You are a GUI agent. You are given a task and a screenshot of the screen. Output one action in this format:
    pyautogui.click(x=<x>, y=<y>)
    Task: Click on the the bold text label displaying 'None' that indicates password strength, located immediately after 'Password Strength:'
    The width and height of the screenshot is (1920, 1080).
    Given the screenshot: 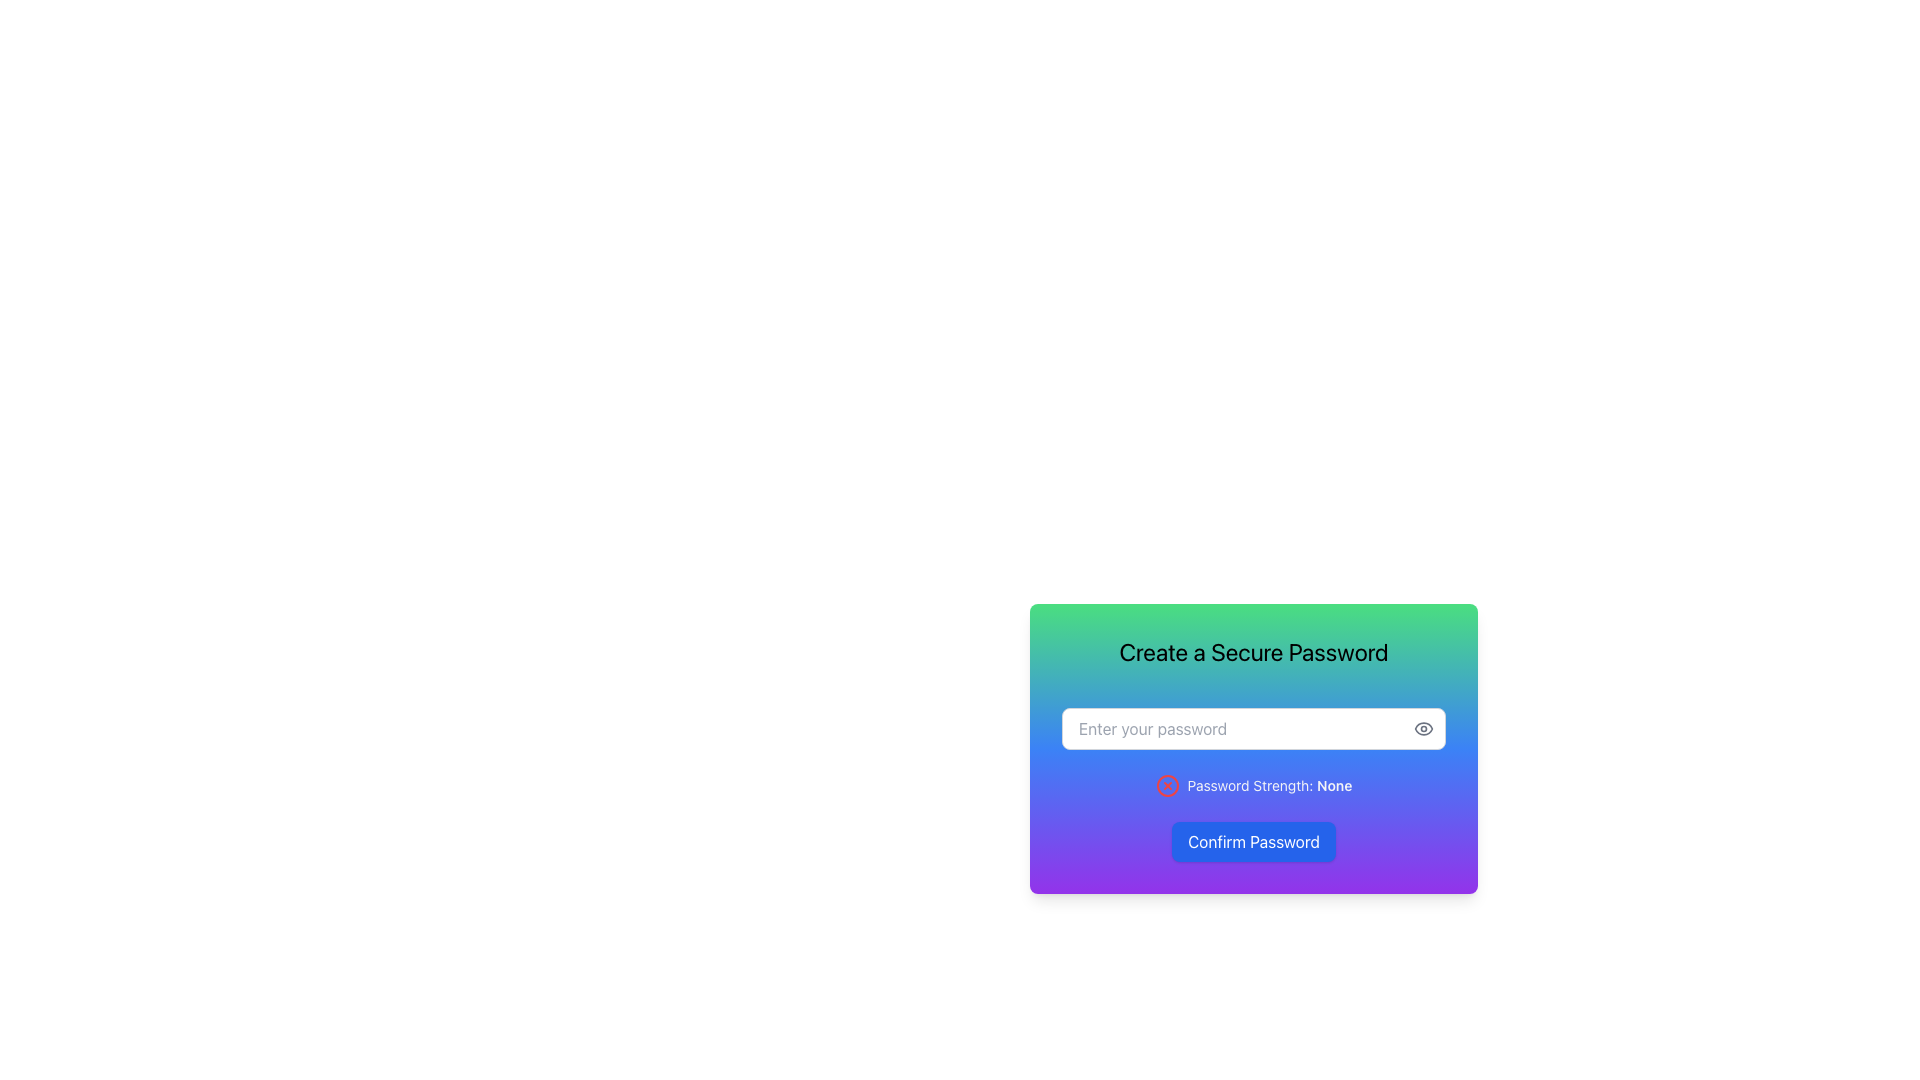 What is the action you would take?
    pyautogui.click(x=1334, y=784)
    